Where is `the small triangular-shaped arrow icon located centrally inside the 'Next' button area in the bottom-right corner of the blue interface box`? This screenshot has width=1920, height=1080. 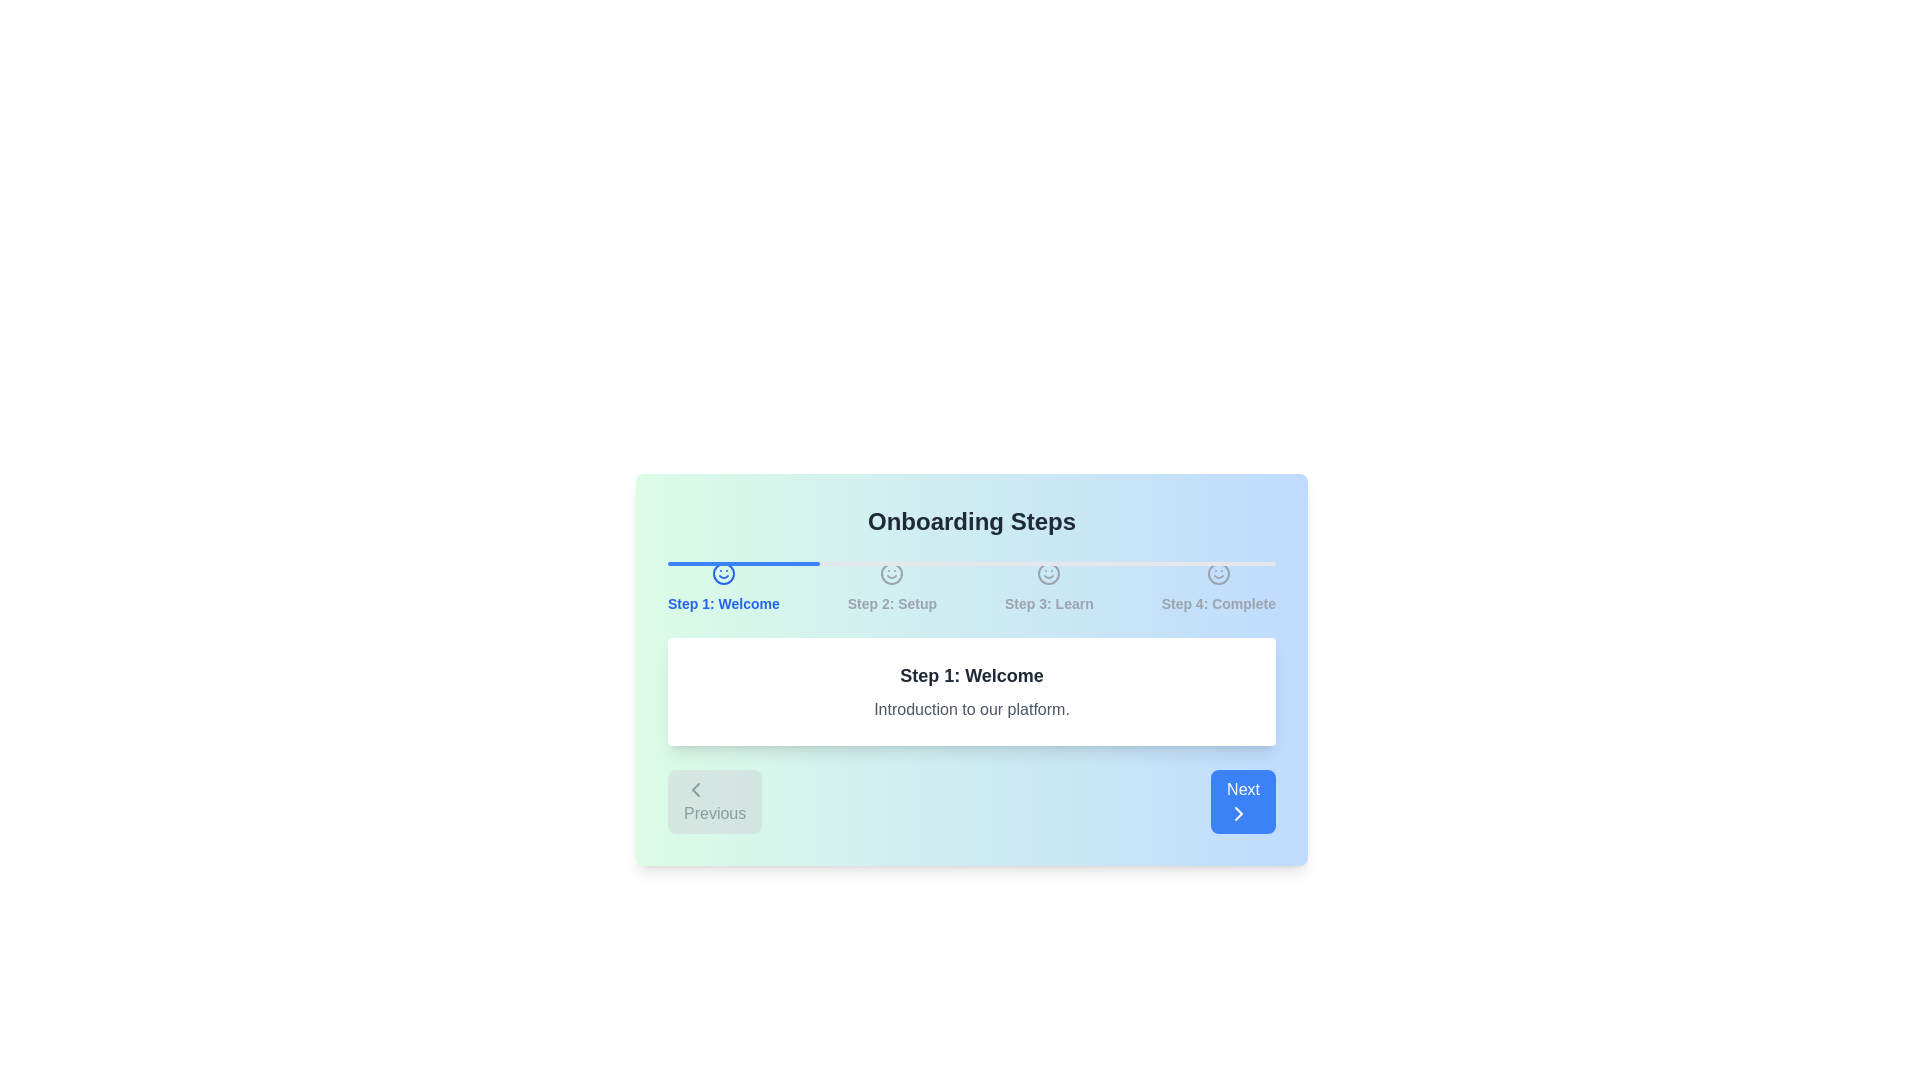
the small triangular-shaped arrow icon located centrally inside the 'Next' button area in the bottom-right corner of the blue interface box is located at coordinates (1238, 813).